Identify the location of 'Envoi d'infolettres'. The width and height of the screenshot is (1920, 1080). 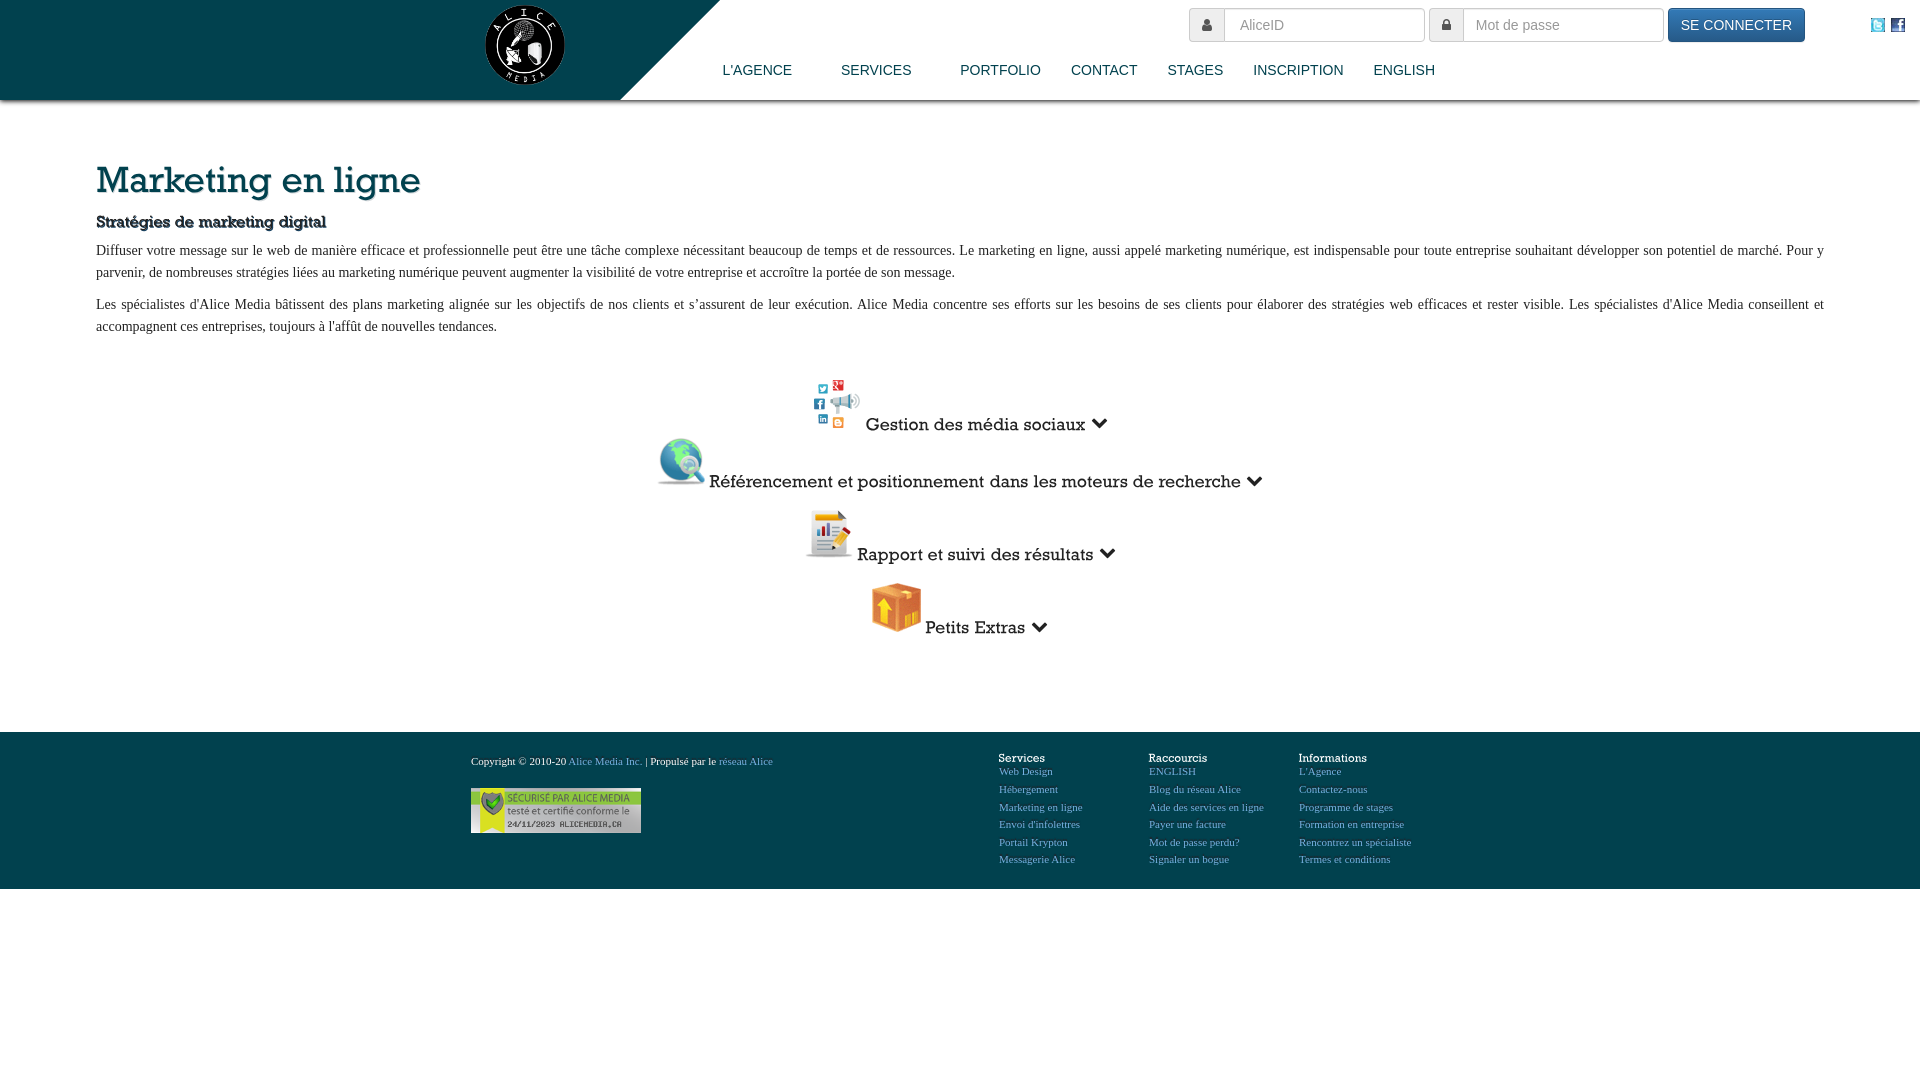
(1039, 824).